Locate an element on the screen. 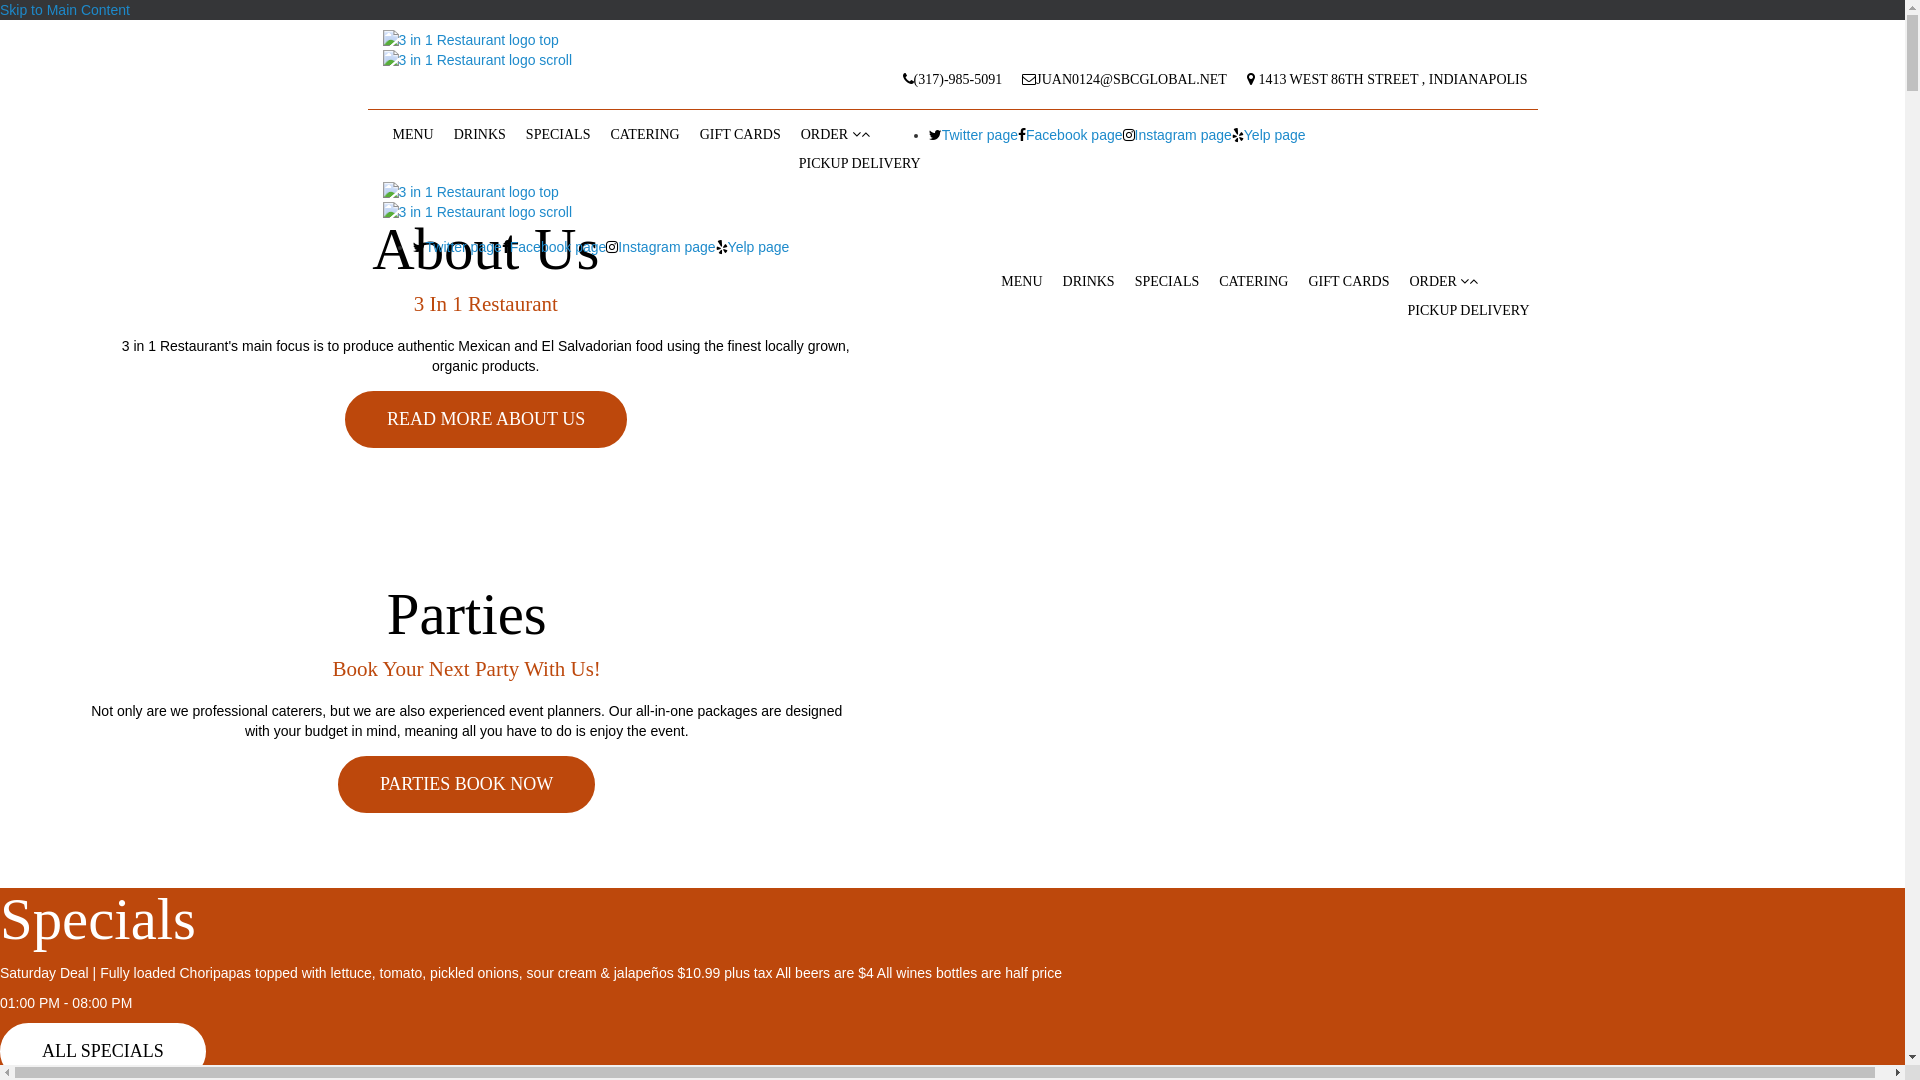  'Skip to Main Content' is located at coordinates (65, 10).